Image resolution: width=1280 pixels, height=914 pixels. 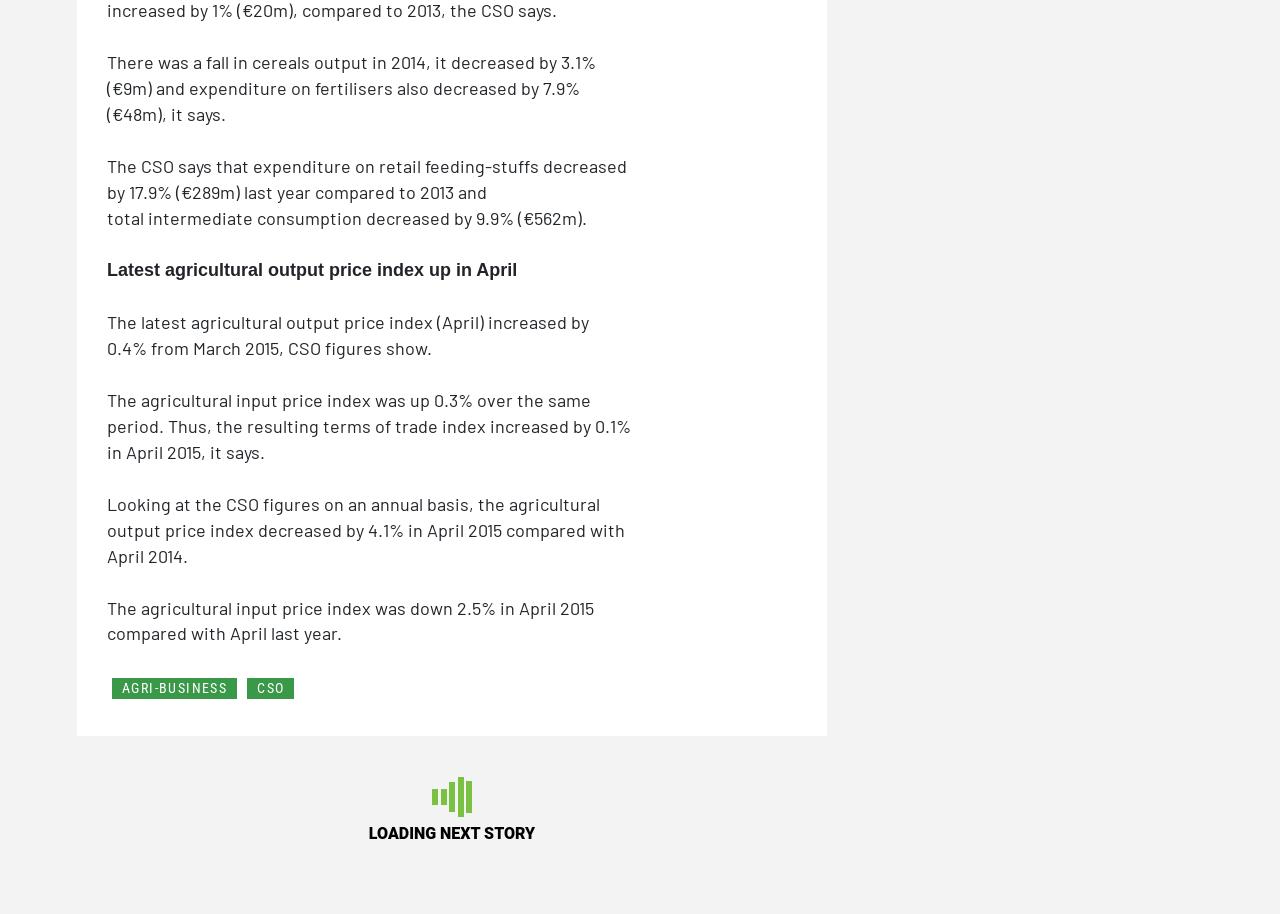 What do you see at coordinates (351, 86) in the screenshot?
I see `'There was a fall in cereals output in 2014, it decreased by 3.1% (€9m) and expenditure on fertilisers also decreased by 7.9% (€48m), it says.'` at bounding box center [351, 86].